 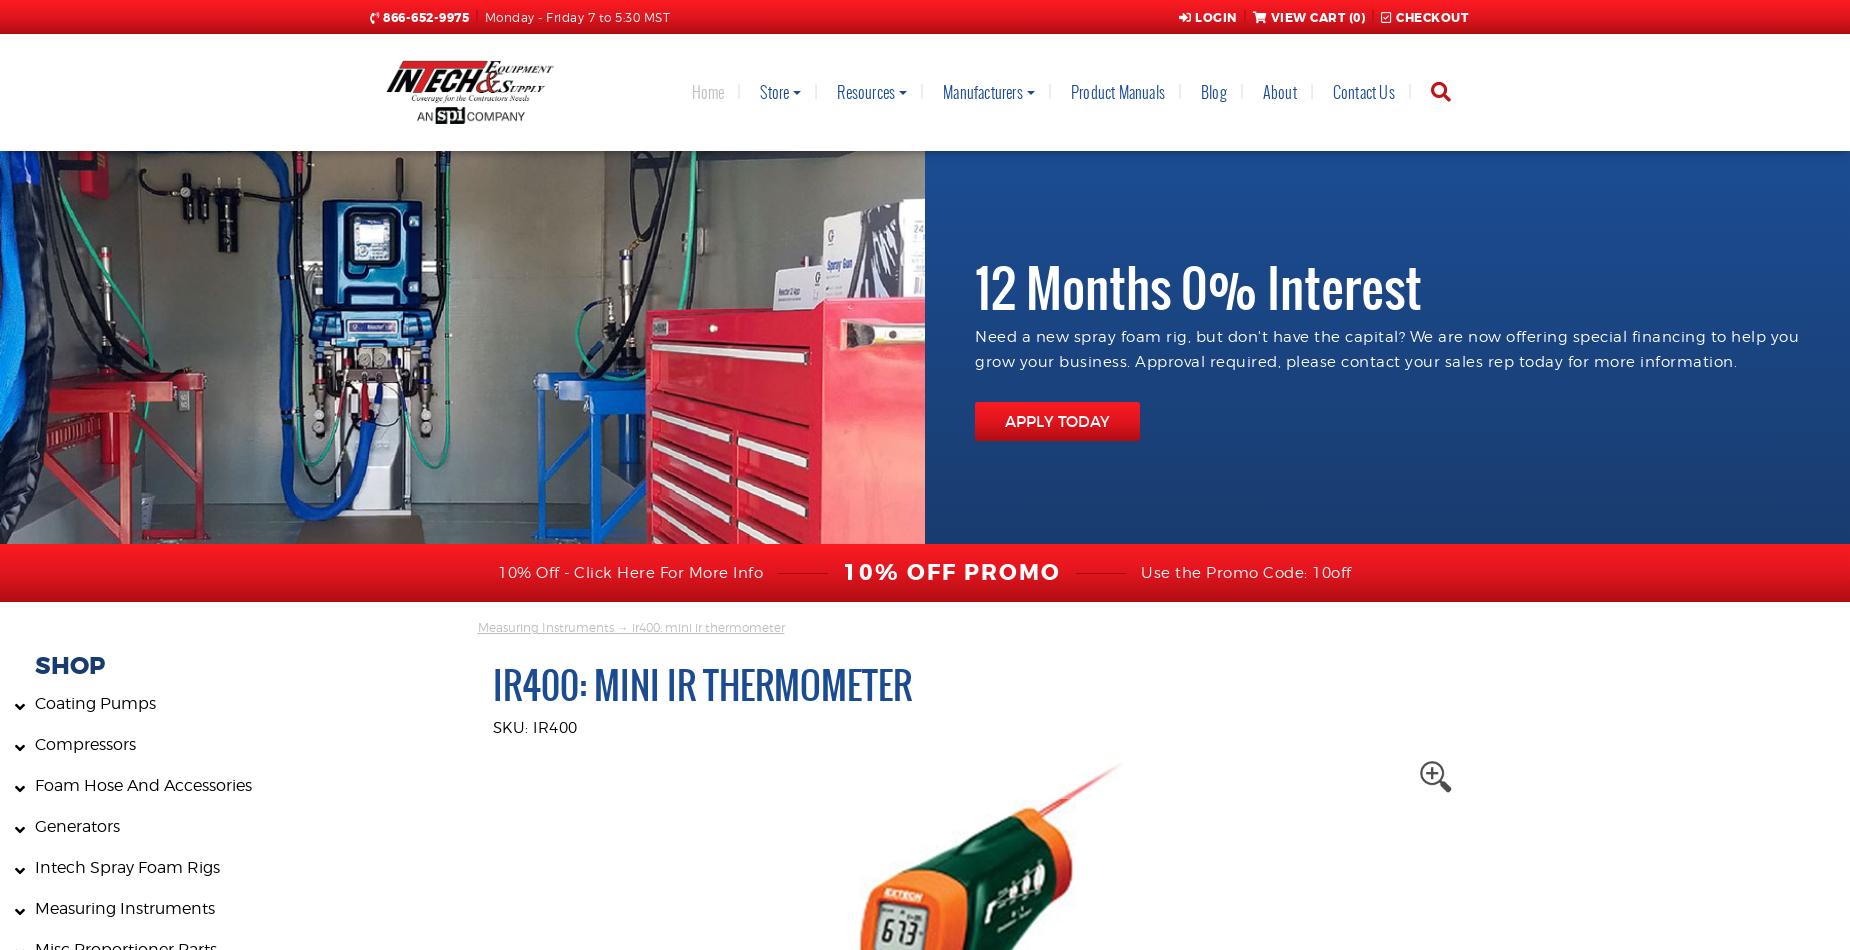 I want to click on 'SKU: 
										IR400', so click(x=491, y=726).